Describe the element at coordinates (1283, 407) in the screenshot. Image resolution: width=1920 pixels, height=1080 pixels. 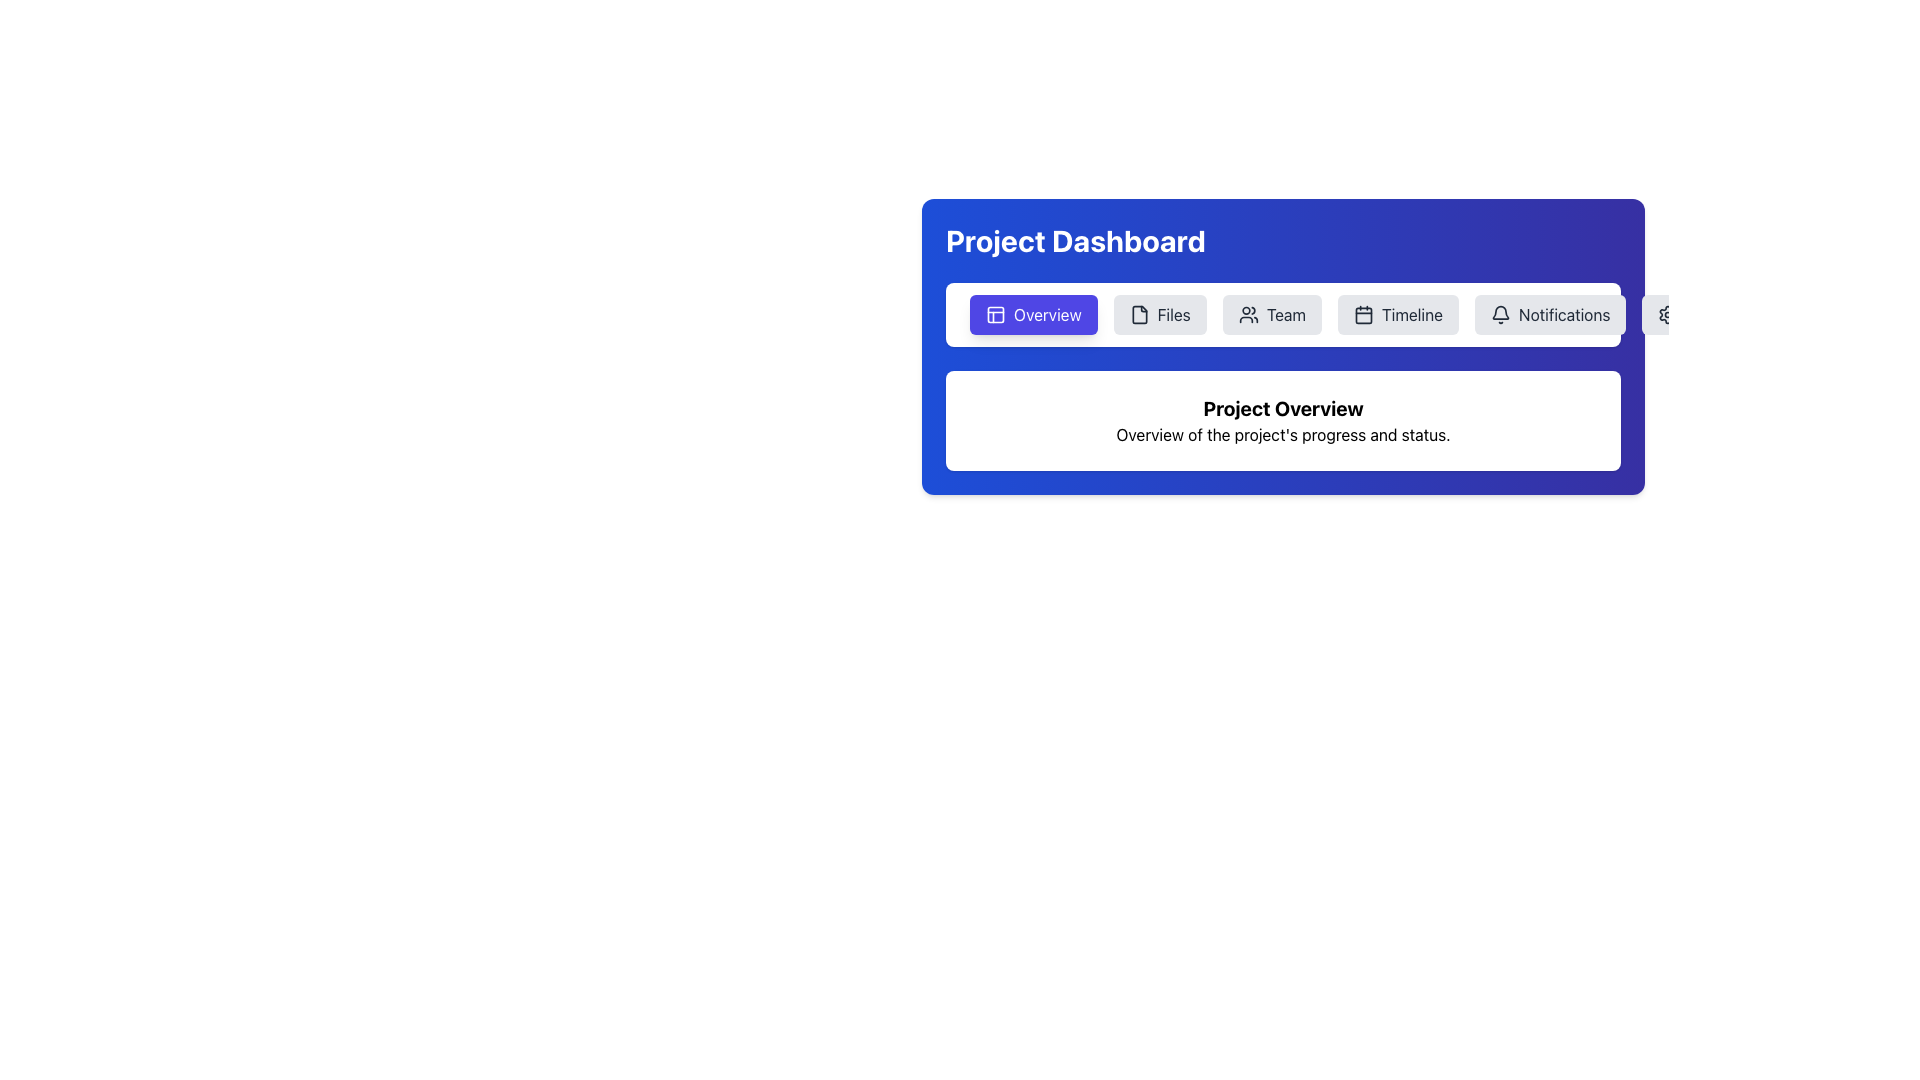
I see `the bold text label displaying 'Project Overview'` at that location.